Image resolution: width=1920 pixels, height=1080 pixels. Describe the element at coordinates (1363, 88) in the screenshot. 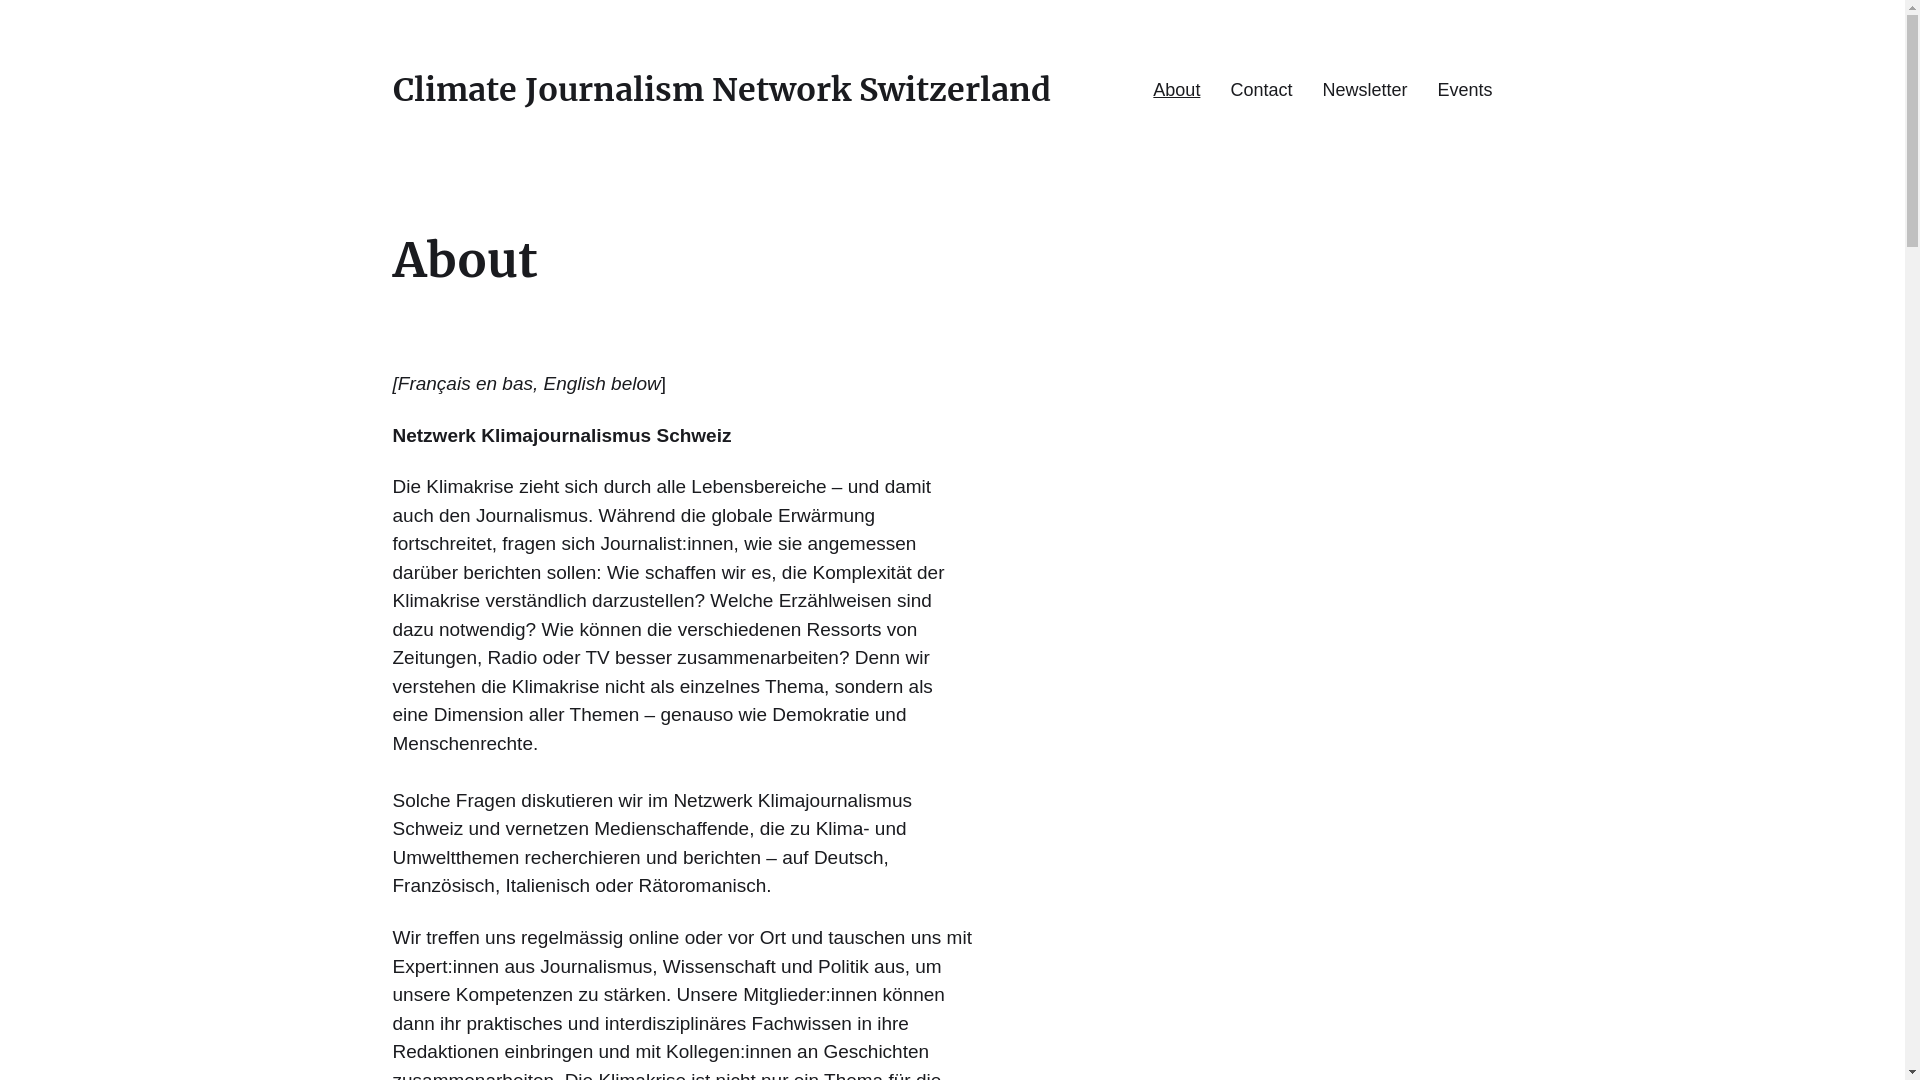

I see `'Newsletter'` at that location.